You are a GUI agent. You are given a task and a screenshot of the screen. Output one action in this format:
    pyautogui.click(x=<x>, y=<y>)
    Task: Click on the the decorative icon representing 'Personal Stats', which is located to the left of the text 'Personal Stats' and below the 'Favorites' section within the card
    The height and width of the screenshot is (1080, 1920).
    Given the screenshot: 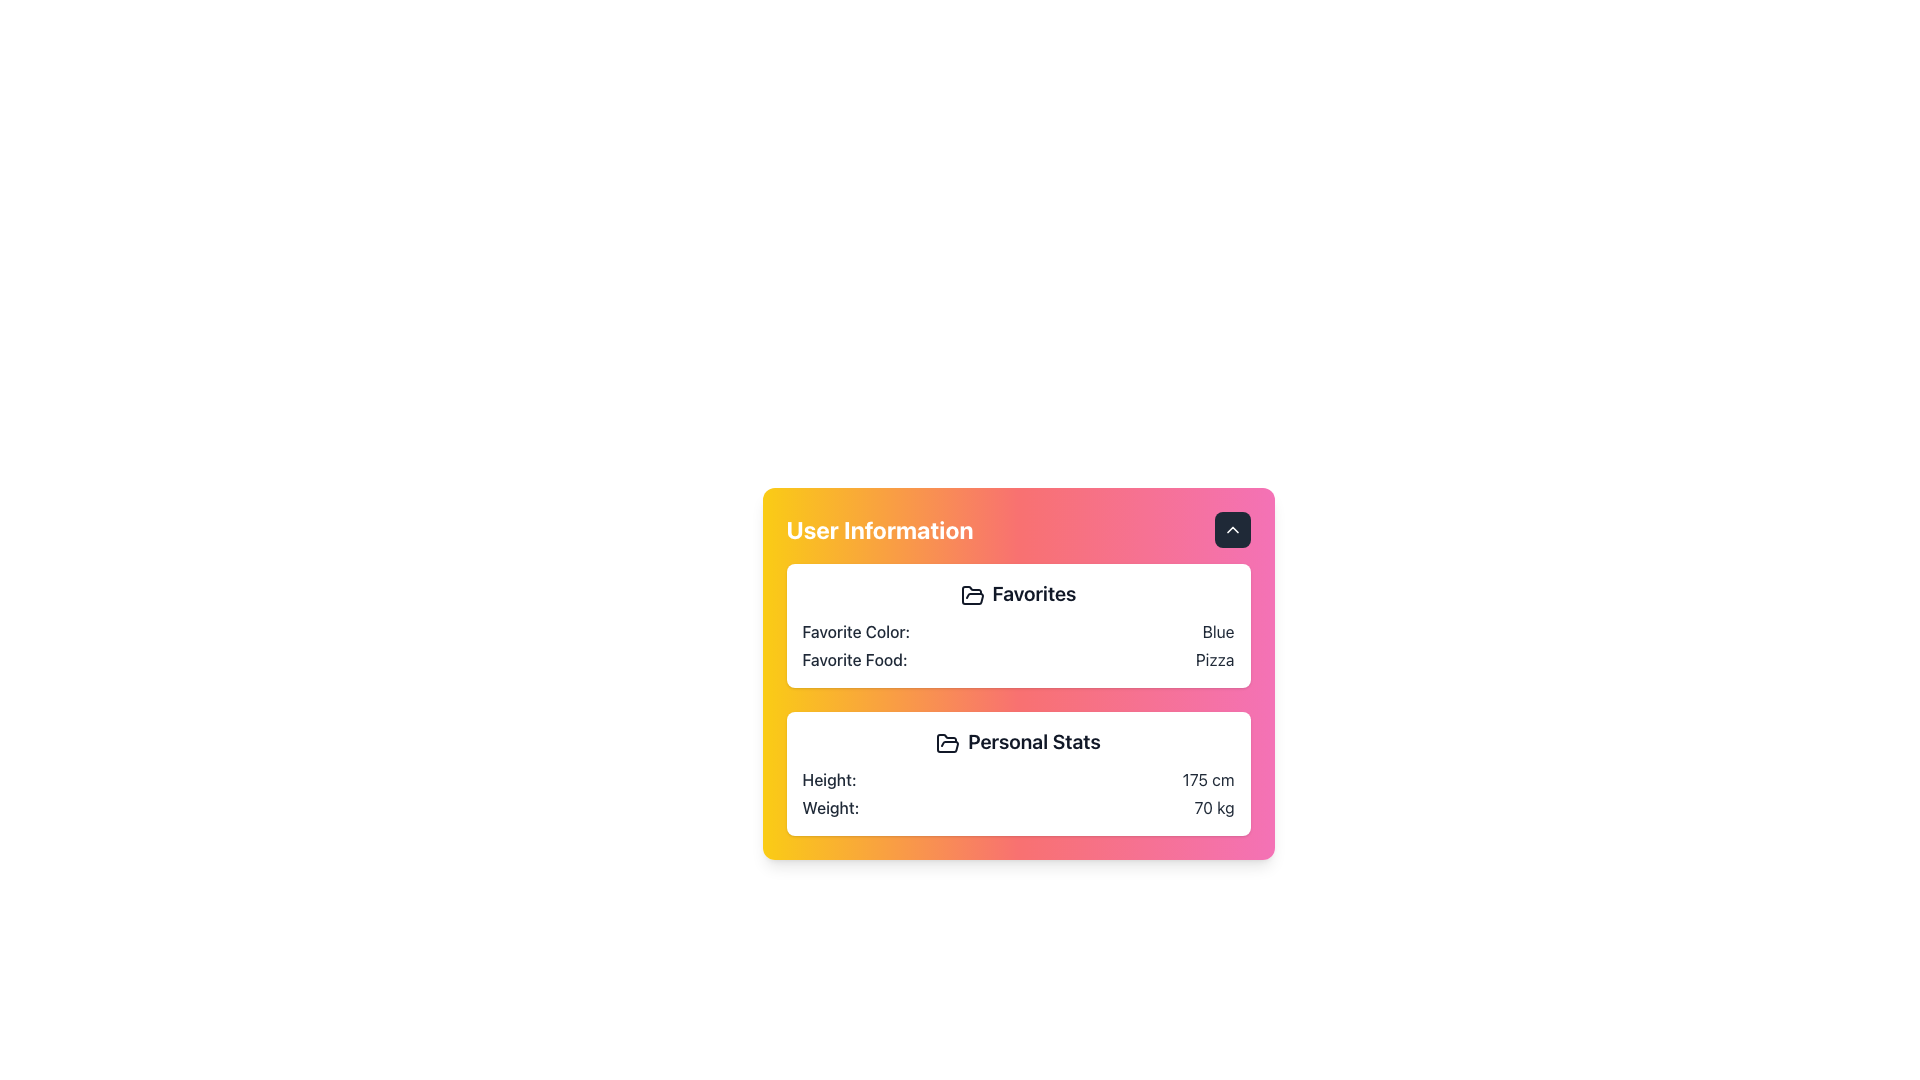 What is the action you would take?
    pyautogui.click(x=947, y=743)
    